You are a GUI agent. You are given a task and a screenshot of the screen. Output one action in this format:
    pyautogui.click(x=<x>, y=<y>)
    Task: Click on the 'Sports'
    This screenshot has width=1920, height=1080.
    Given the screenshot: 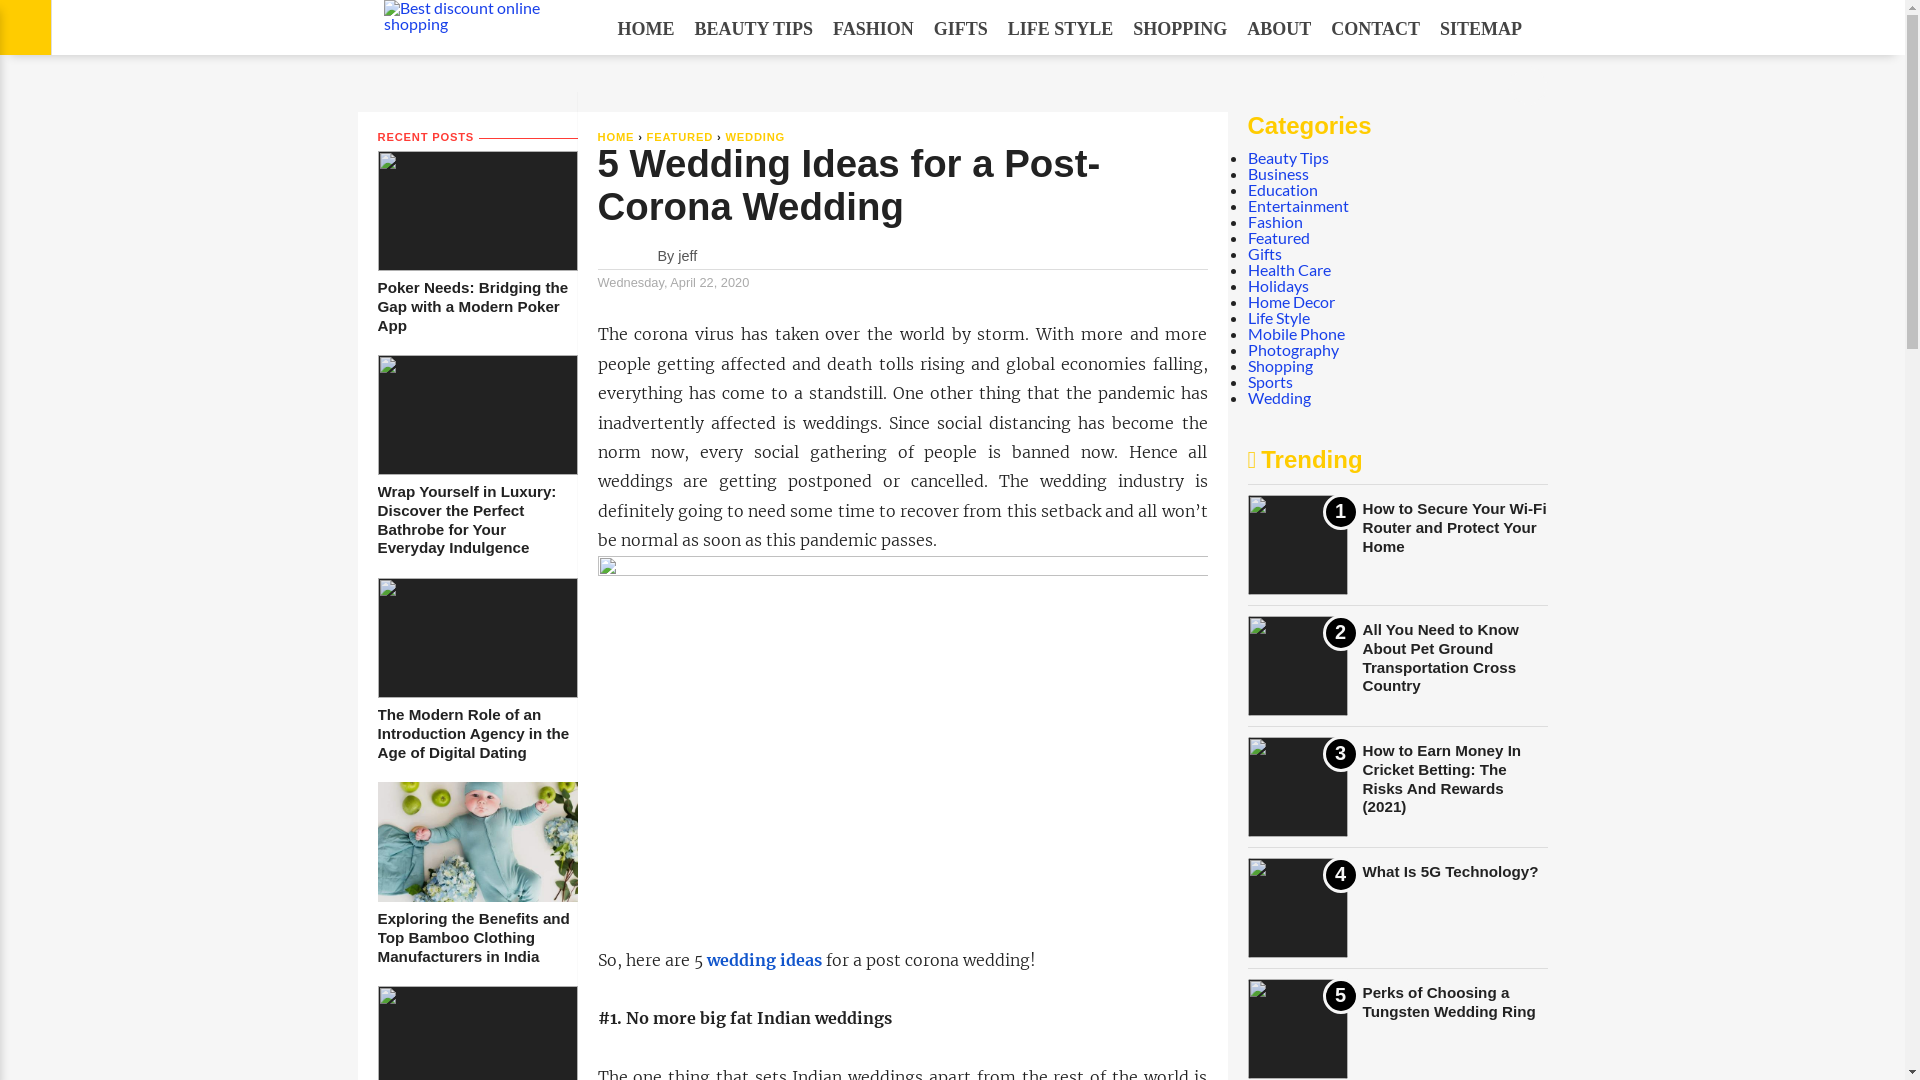 What is the action you would take?
    pyautogui.click(x=1269, y=381)
    